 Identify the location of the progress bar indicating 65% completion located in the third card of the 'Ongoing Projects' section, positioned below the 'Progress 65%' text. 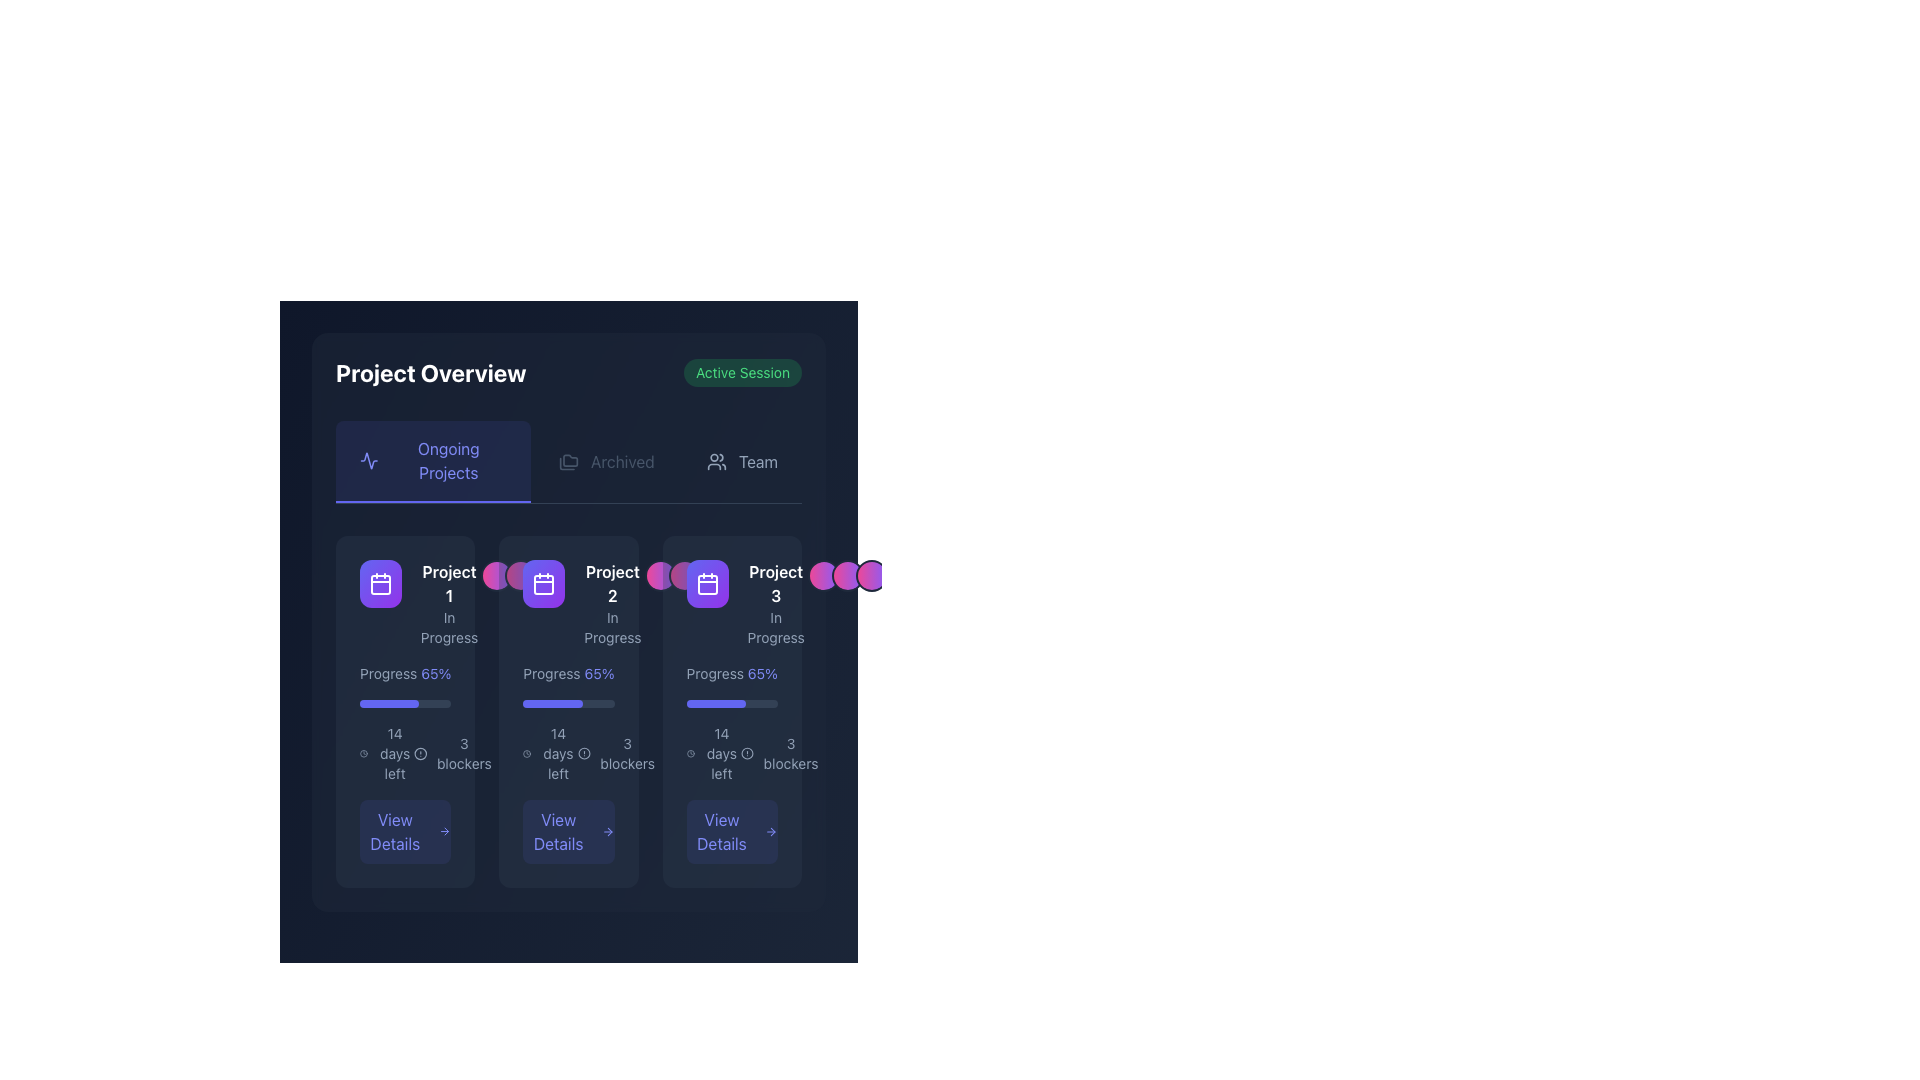
(731, 703).